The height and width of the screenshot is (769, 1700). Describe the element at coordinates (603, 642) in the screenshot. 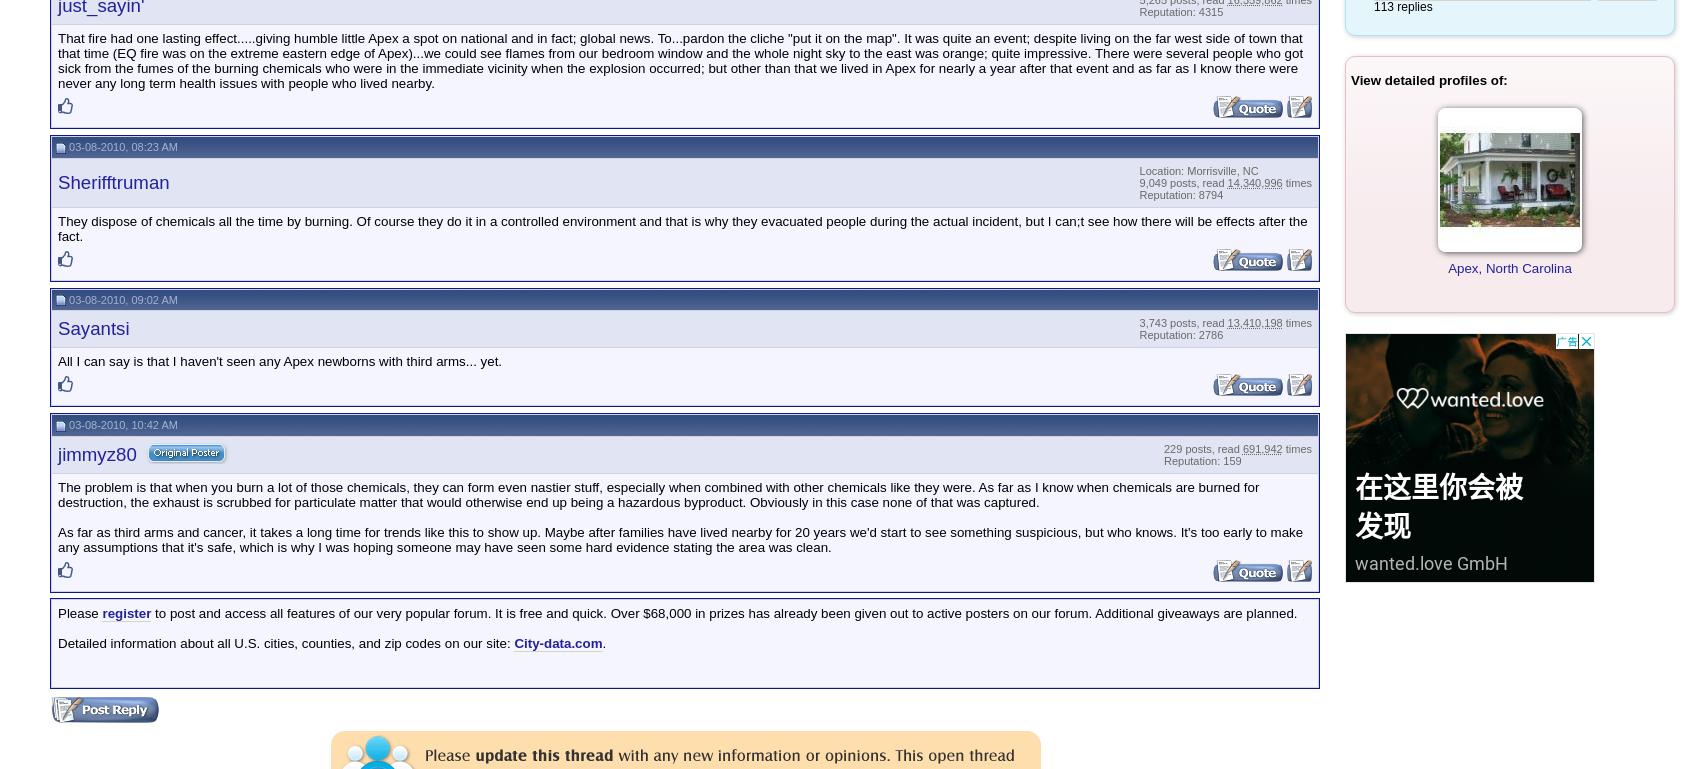

I see `'.'` at that location.